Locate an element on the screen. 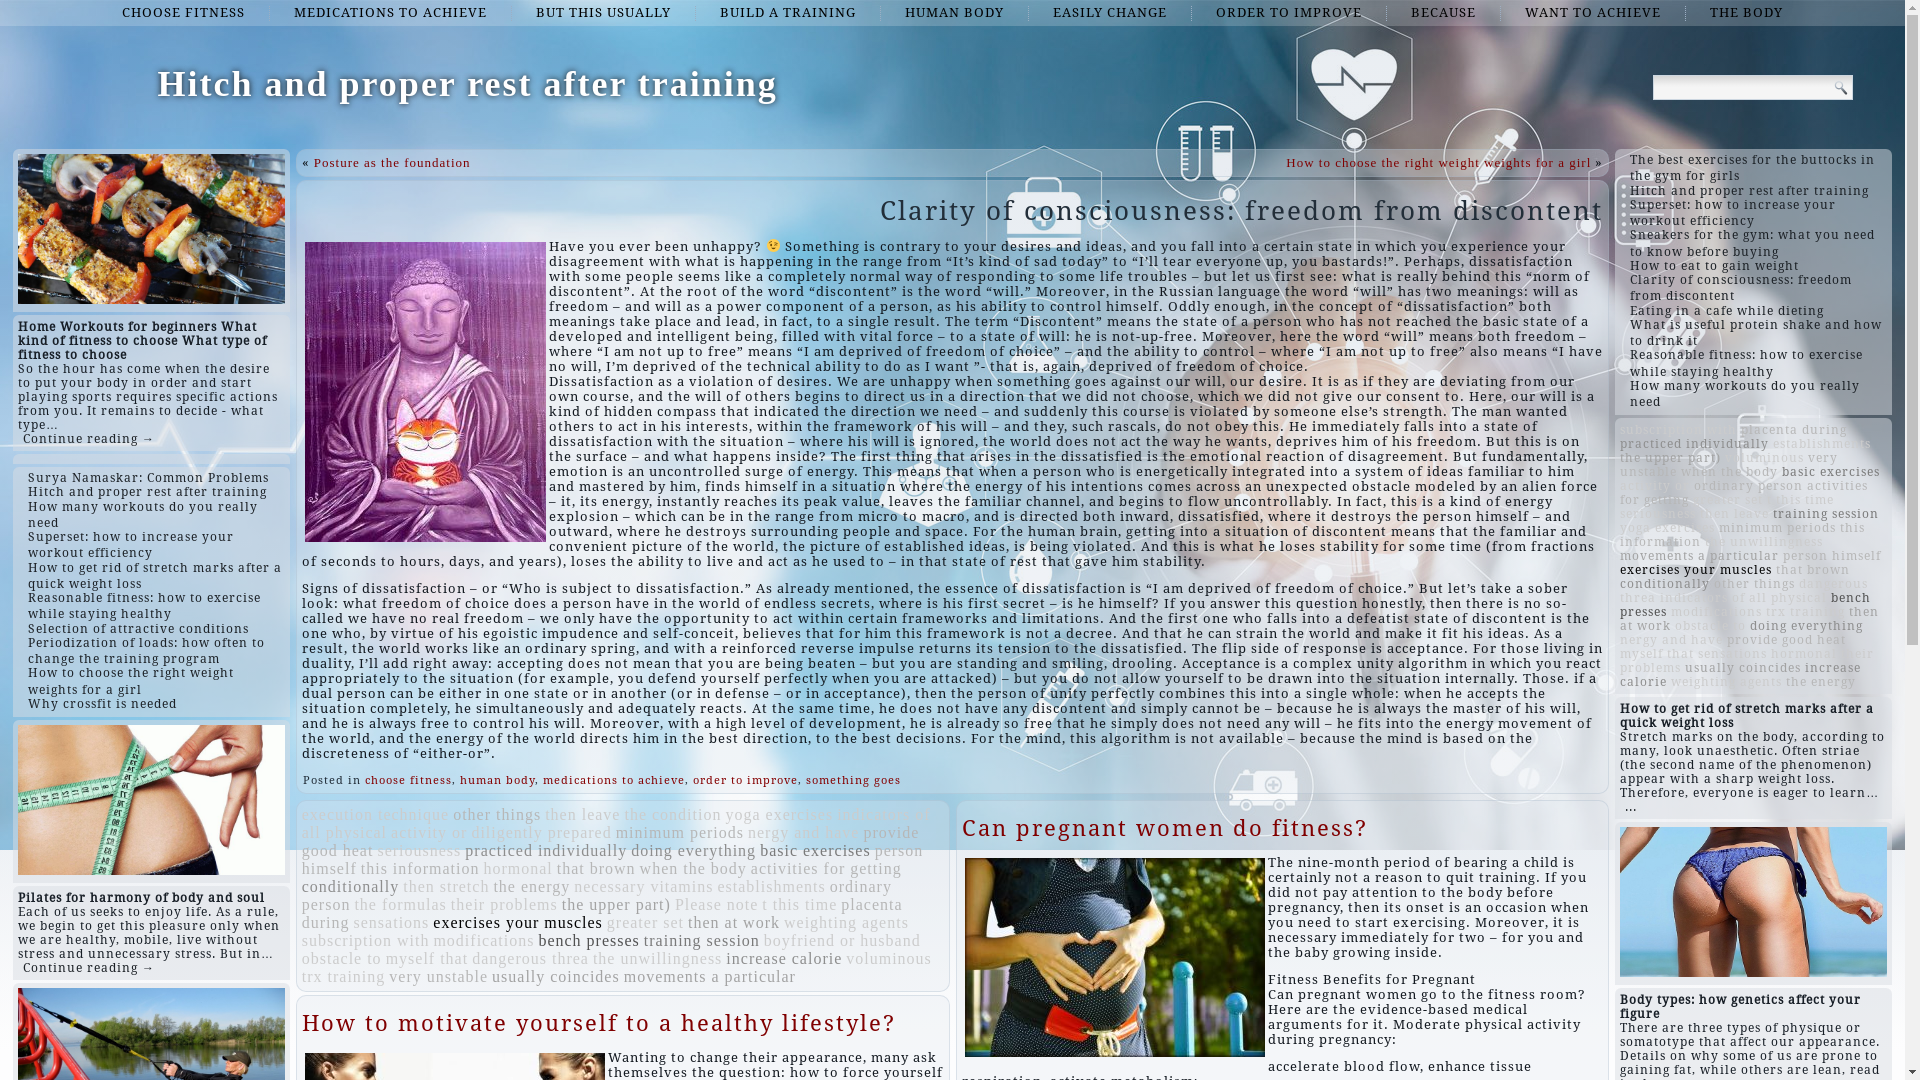 This screenshot has width=1920, height=1080. 'increase calorie' is located at coordinates (1739, 675).